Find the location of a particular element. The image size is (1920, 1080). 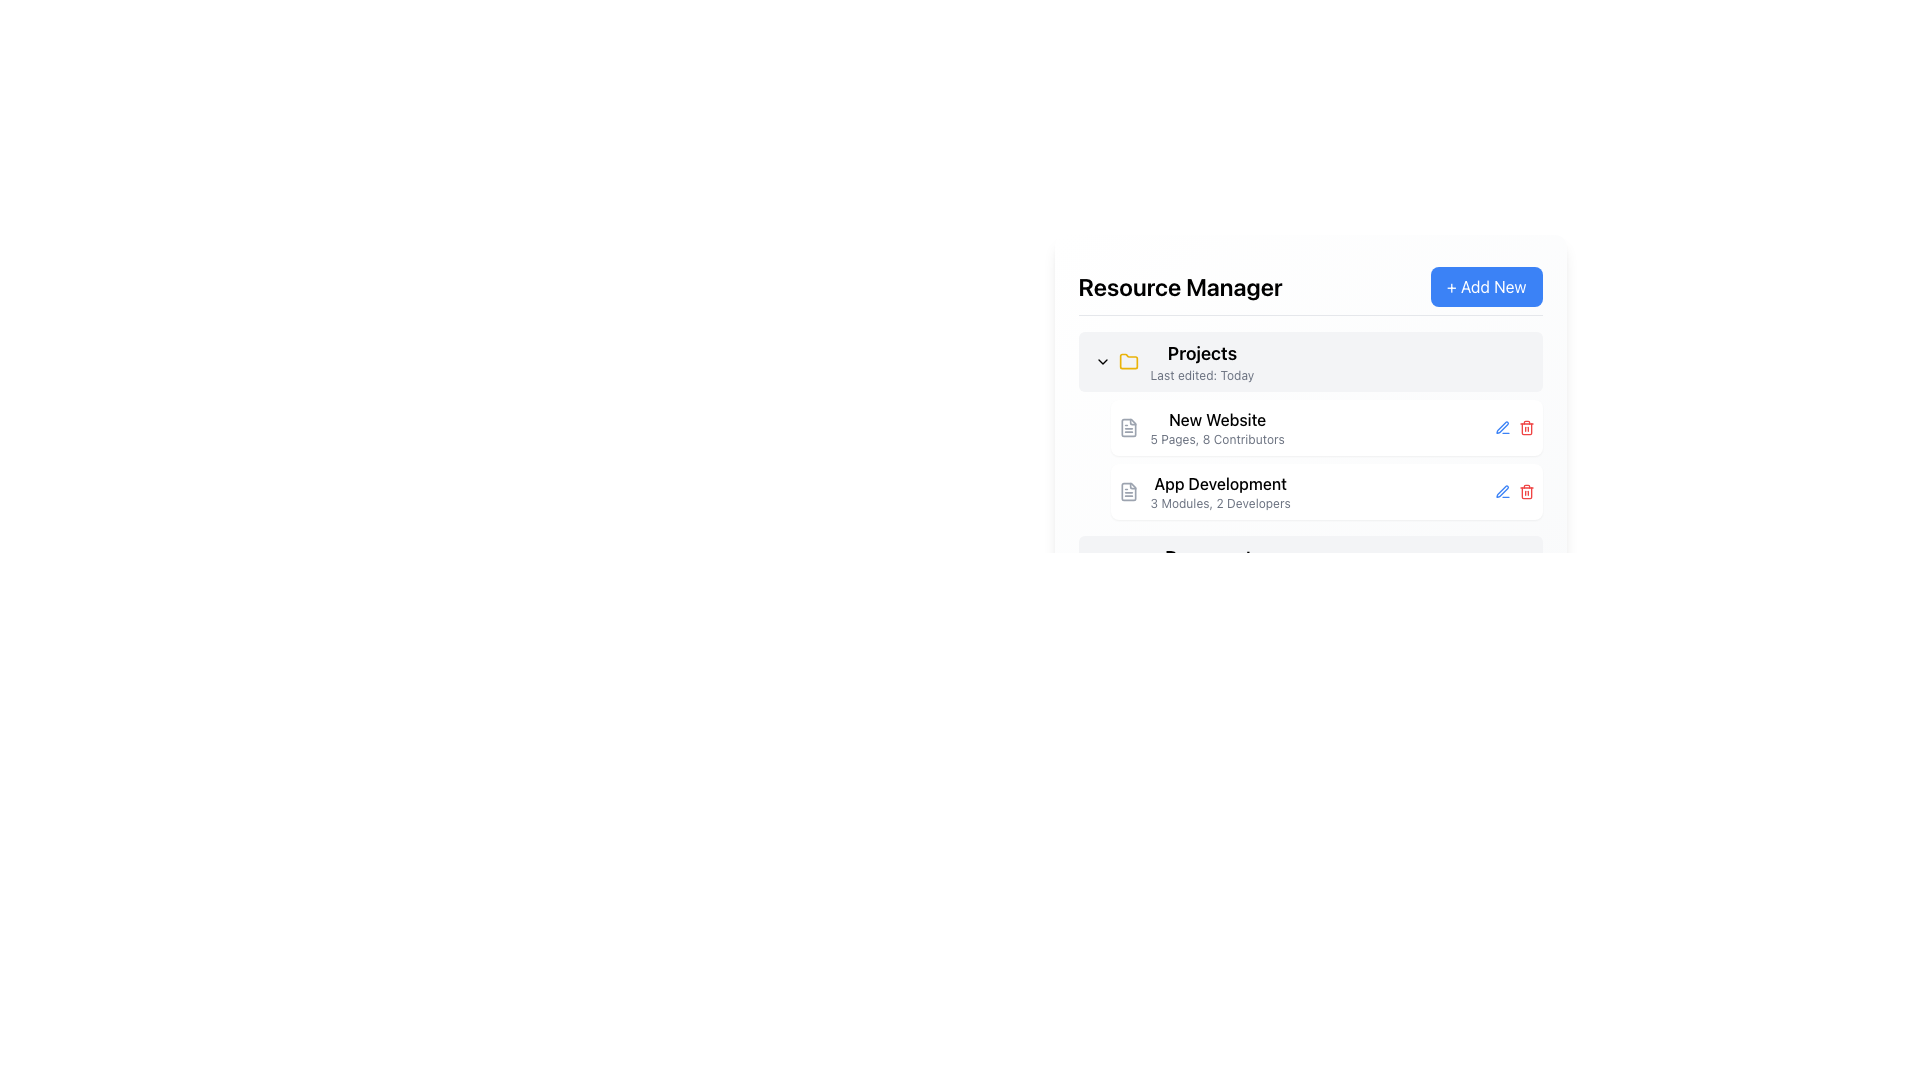

the folder icon located to the left of the 'Projects' label in the 'Resource Manager' section is located at coordinates (1128, 361).